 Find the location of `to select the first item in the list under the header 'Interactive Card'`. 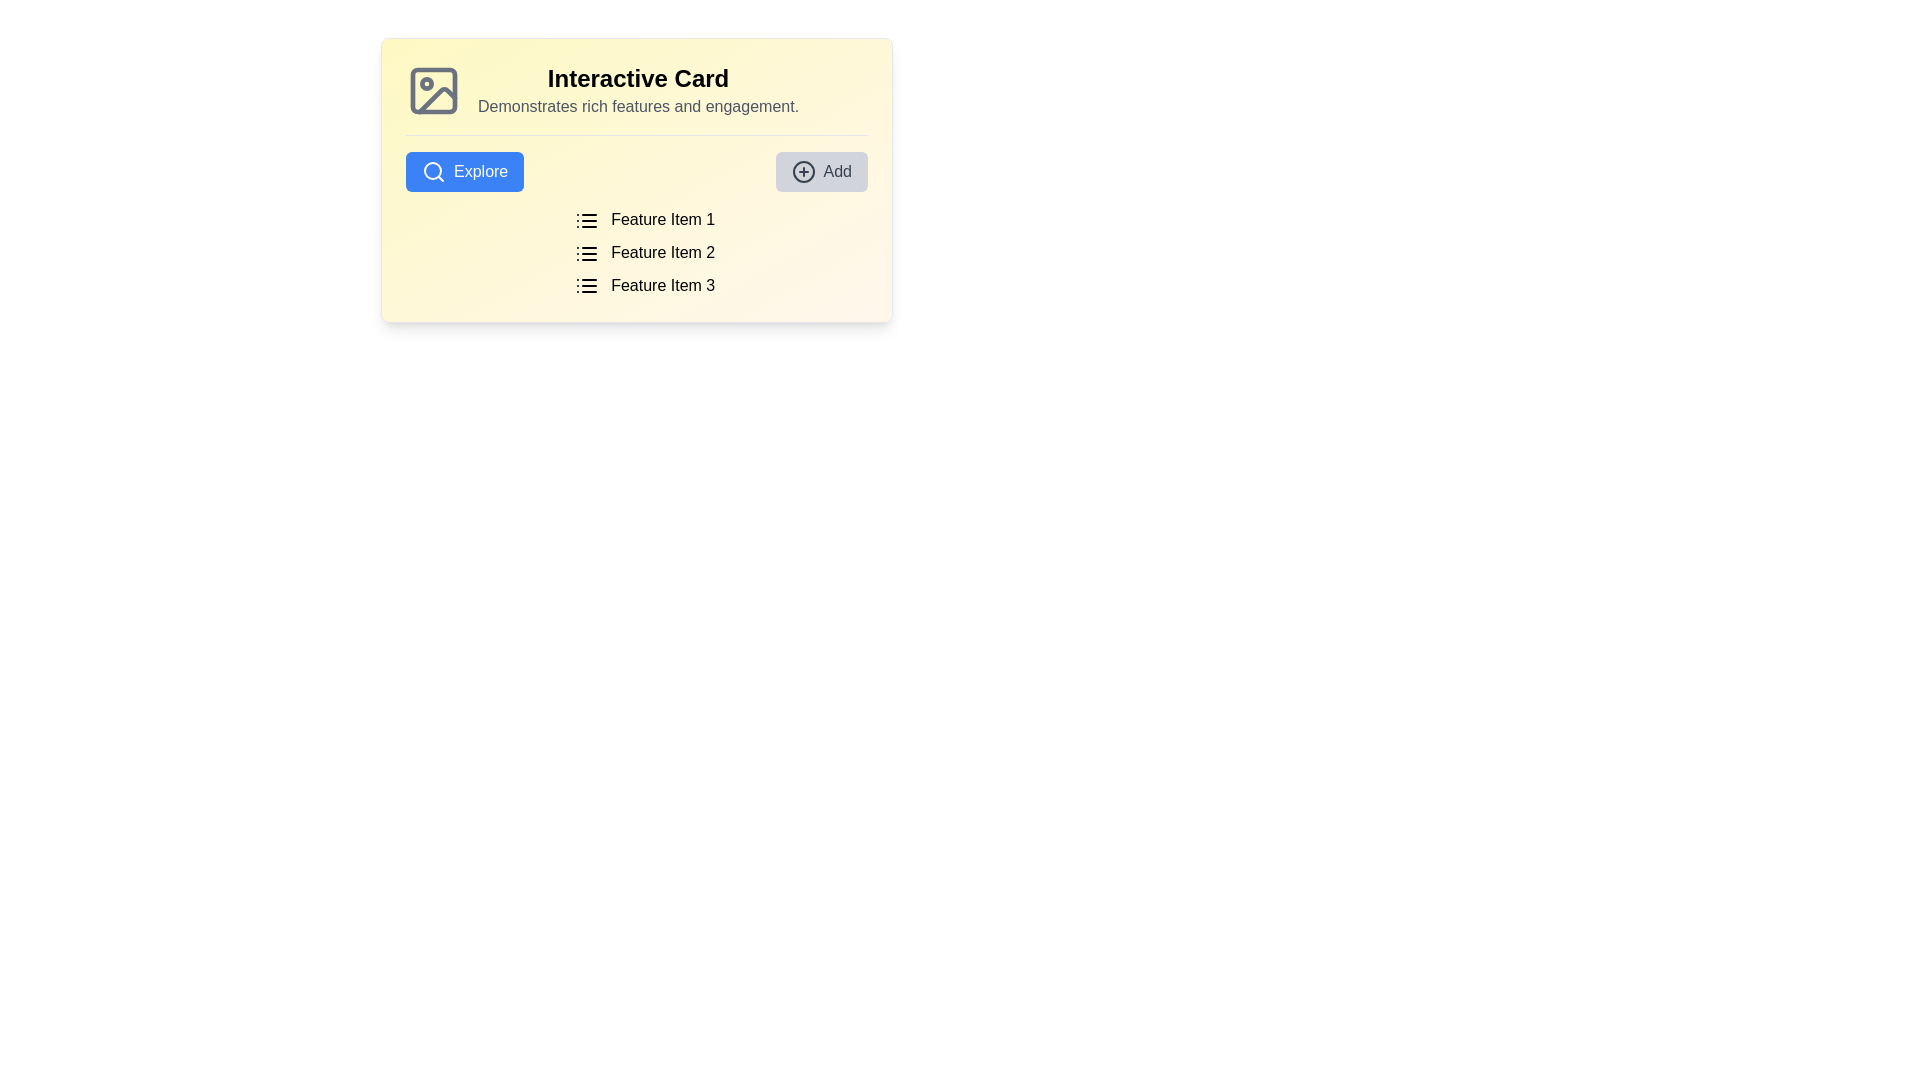

to select the first item in the list under the header 'Interactive Card' is located at coordinates (644, 219).